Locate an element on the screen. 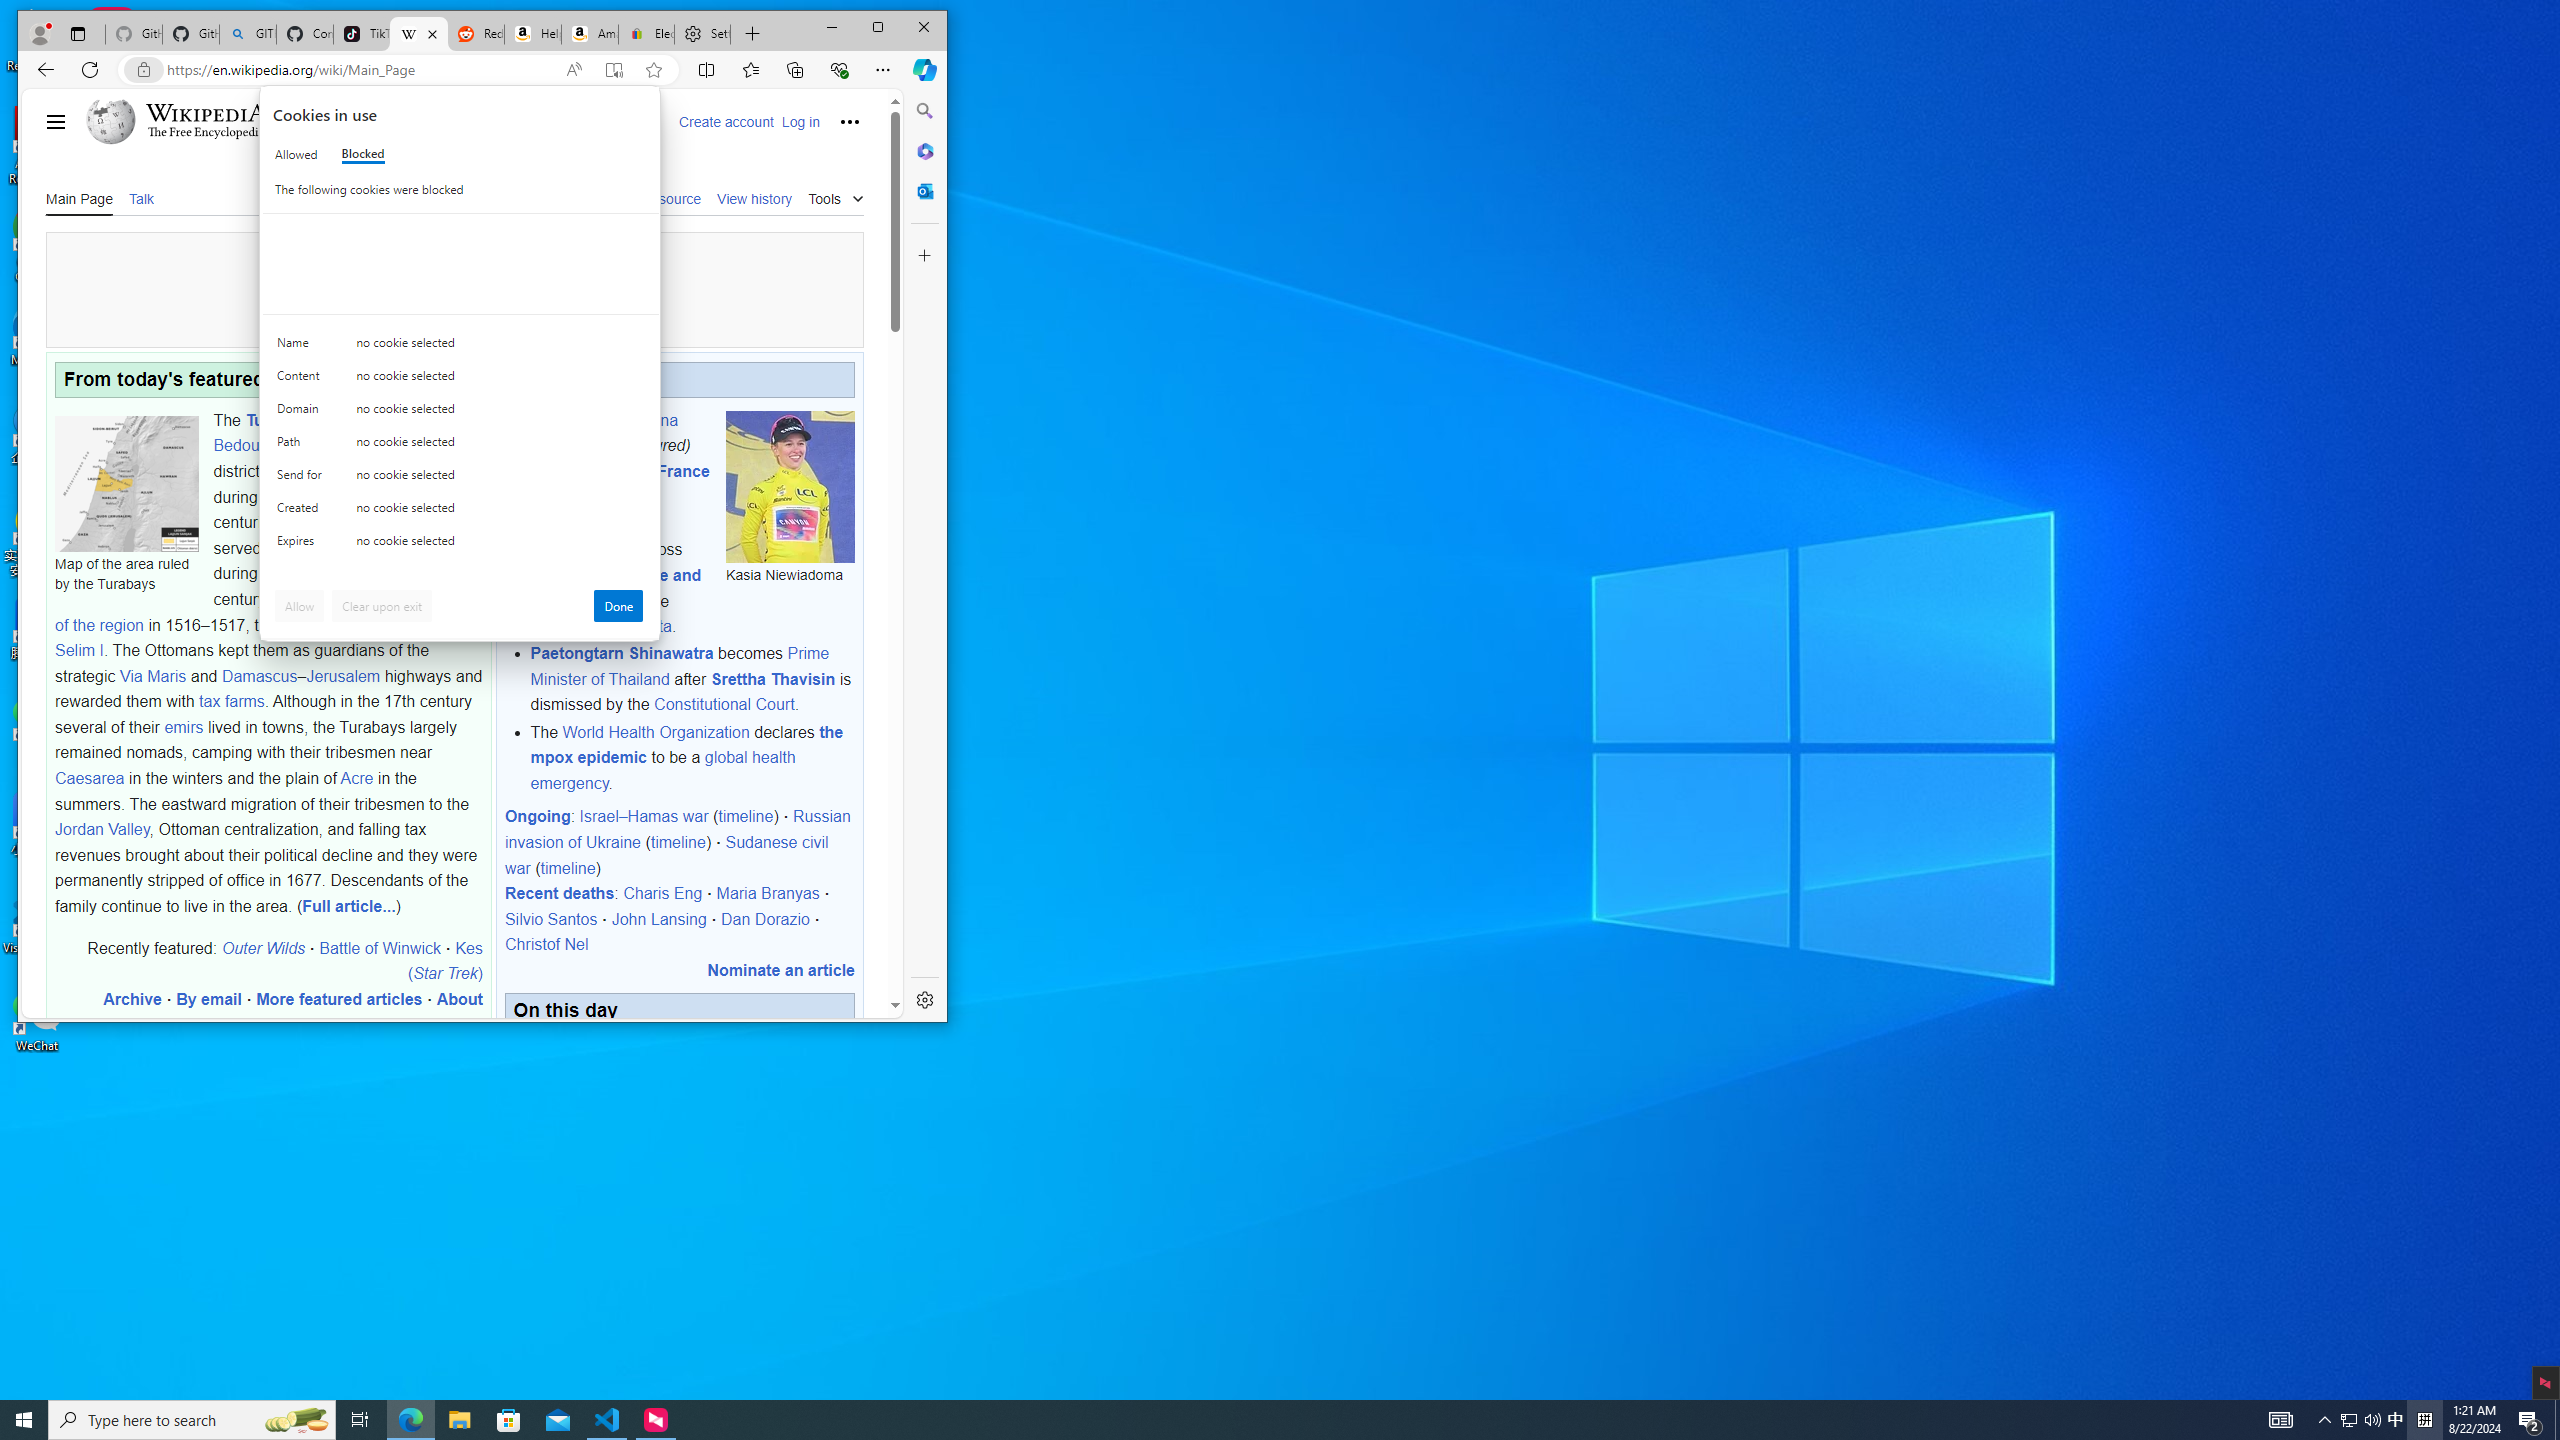 The width and height of the screenshot is (2560, 1440). 'Content' is located at coordinates (302, 346).